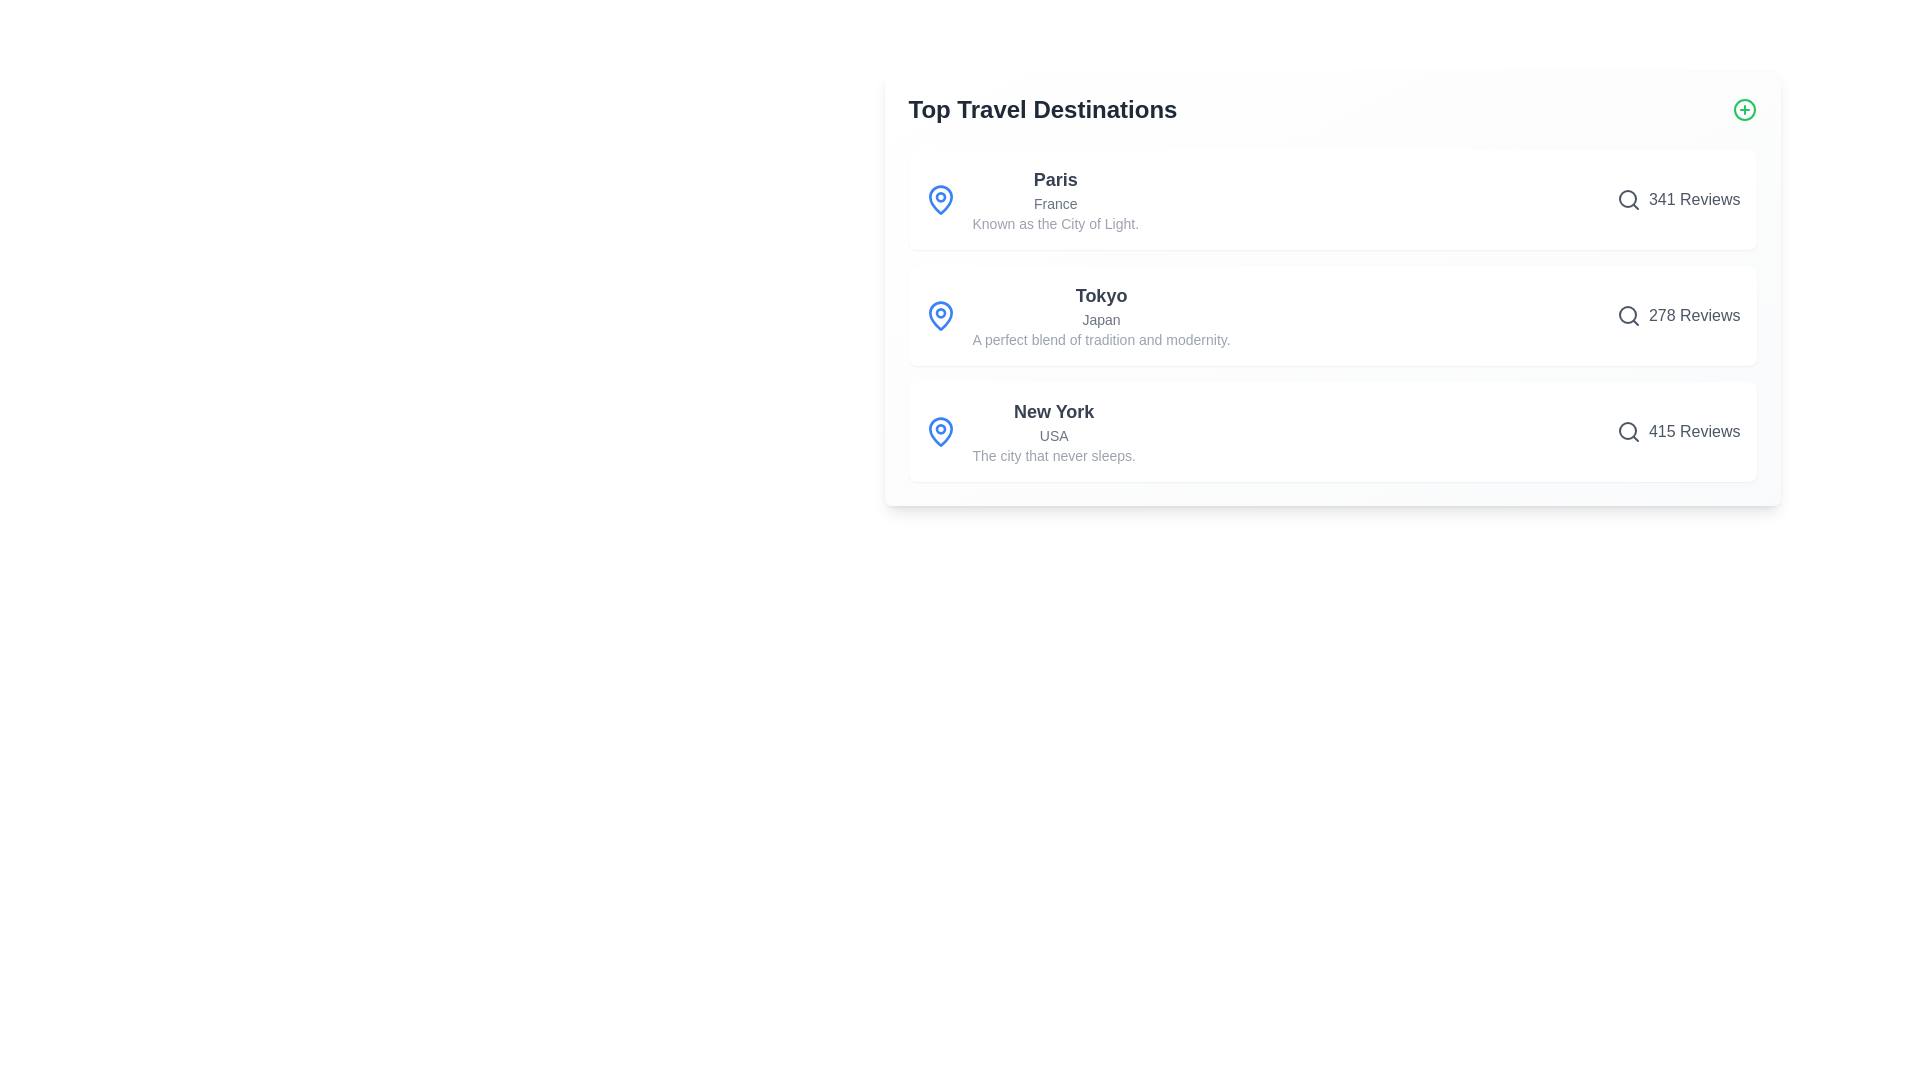 The image size is (1920, 1080). What do you see at coordinates (1332, 200) in the screenshot?
I see `the destination item for Paris` at bounding box center [1332, 200].